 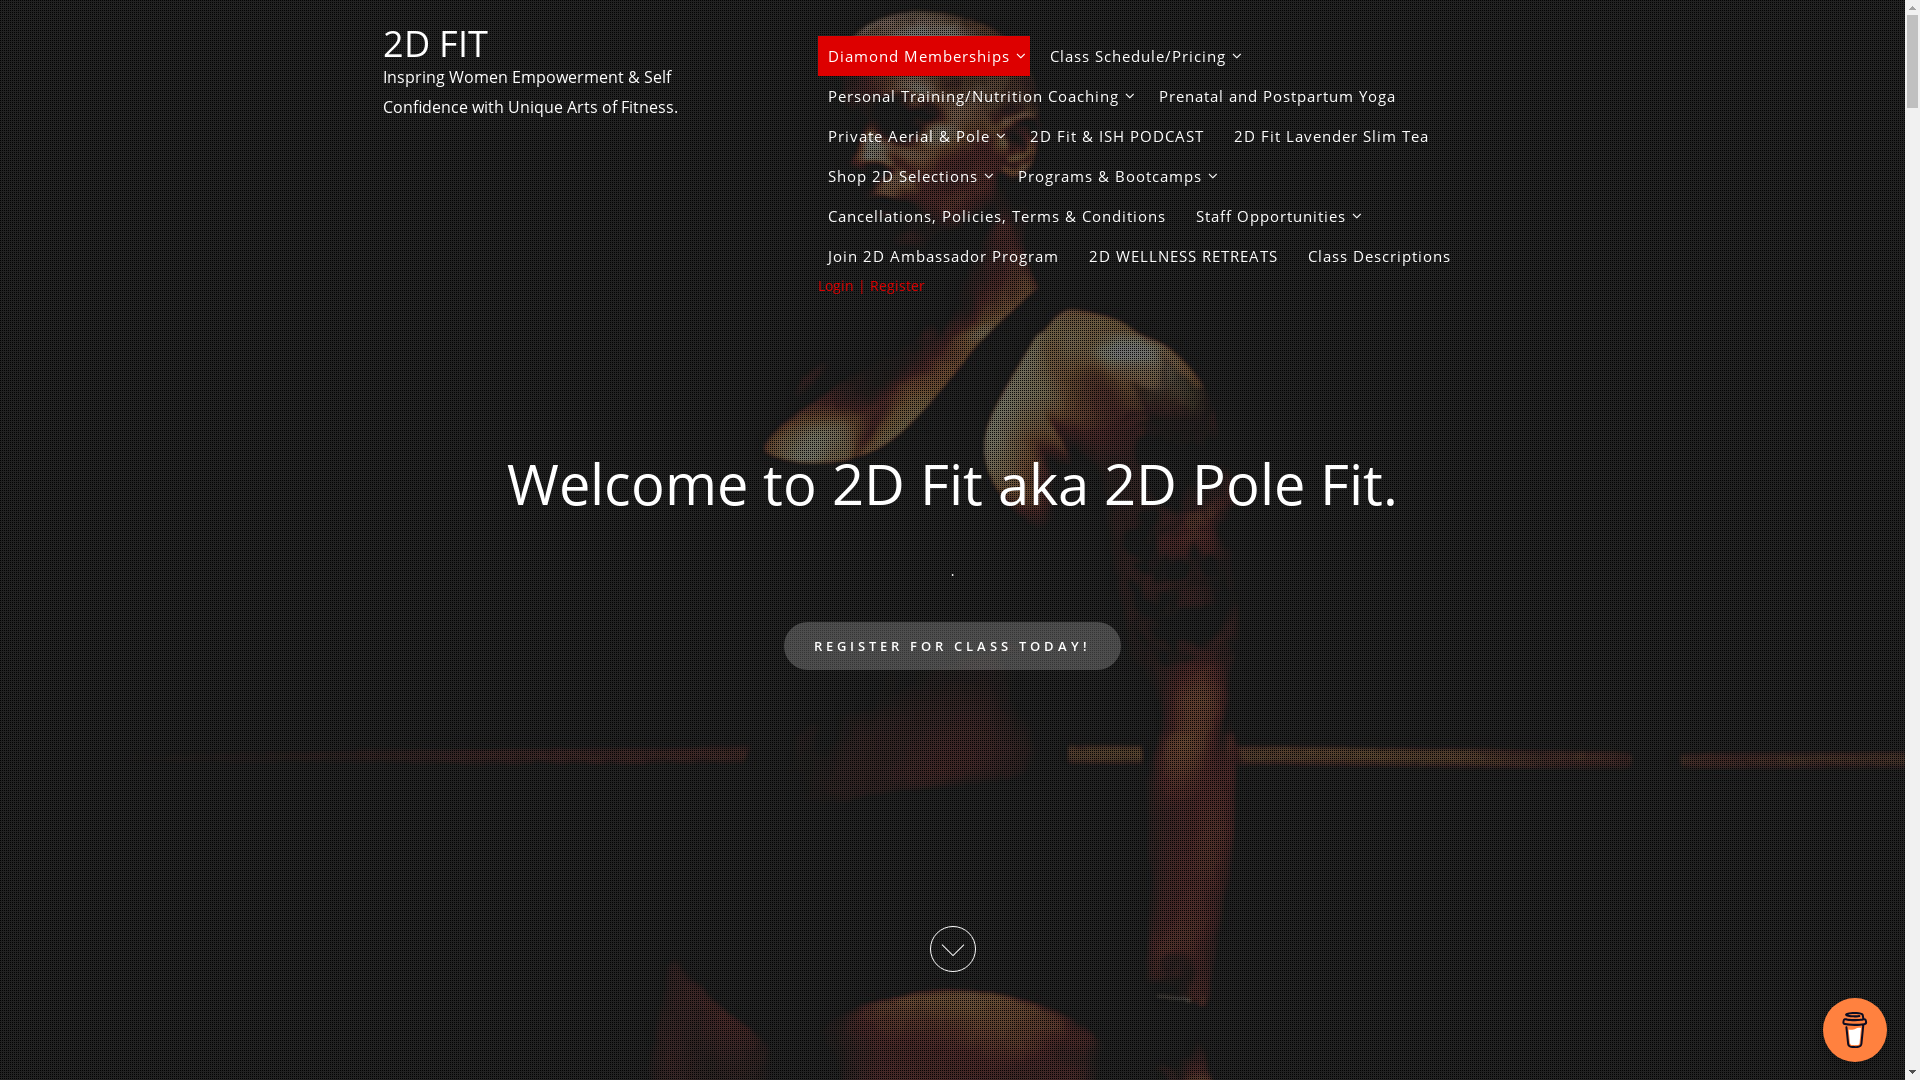 What do you see at coordinates (817, 254) in the screenshot?
I see `'Join 2D Ambassador Program'` at bounding box center [817, 254].